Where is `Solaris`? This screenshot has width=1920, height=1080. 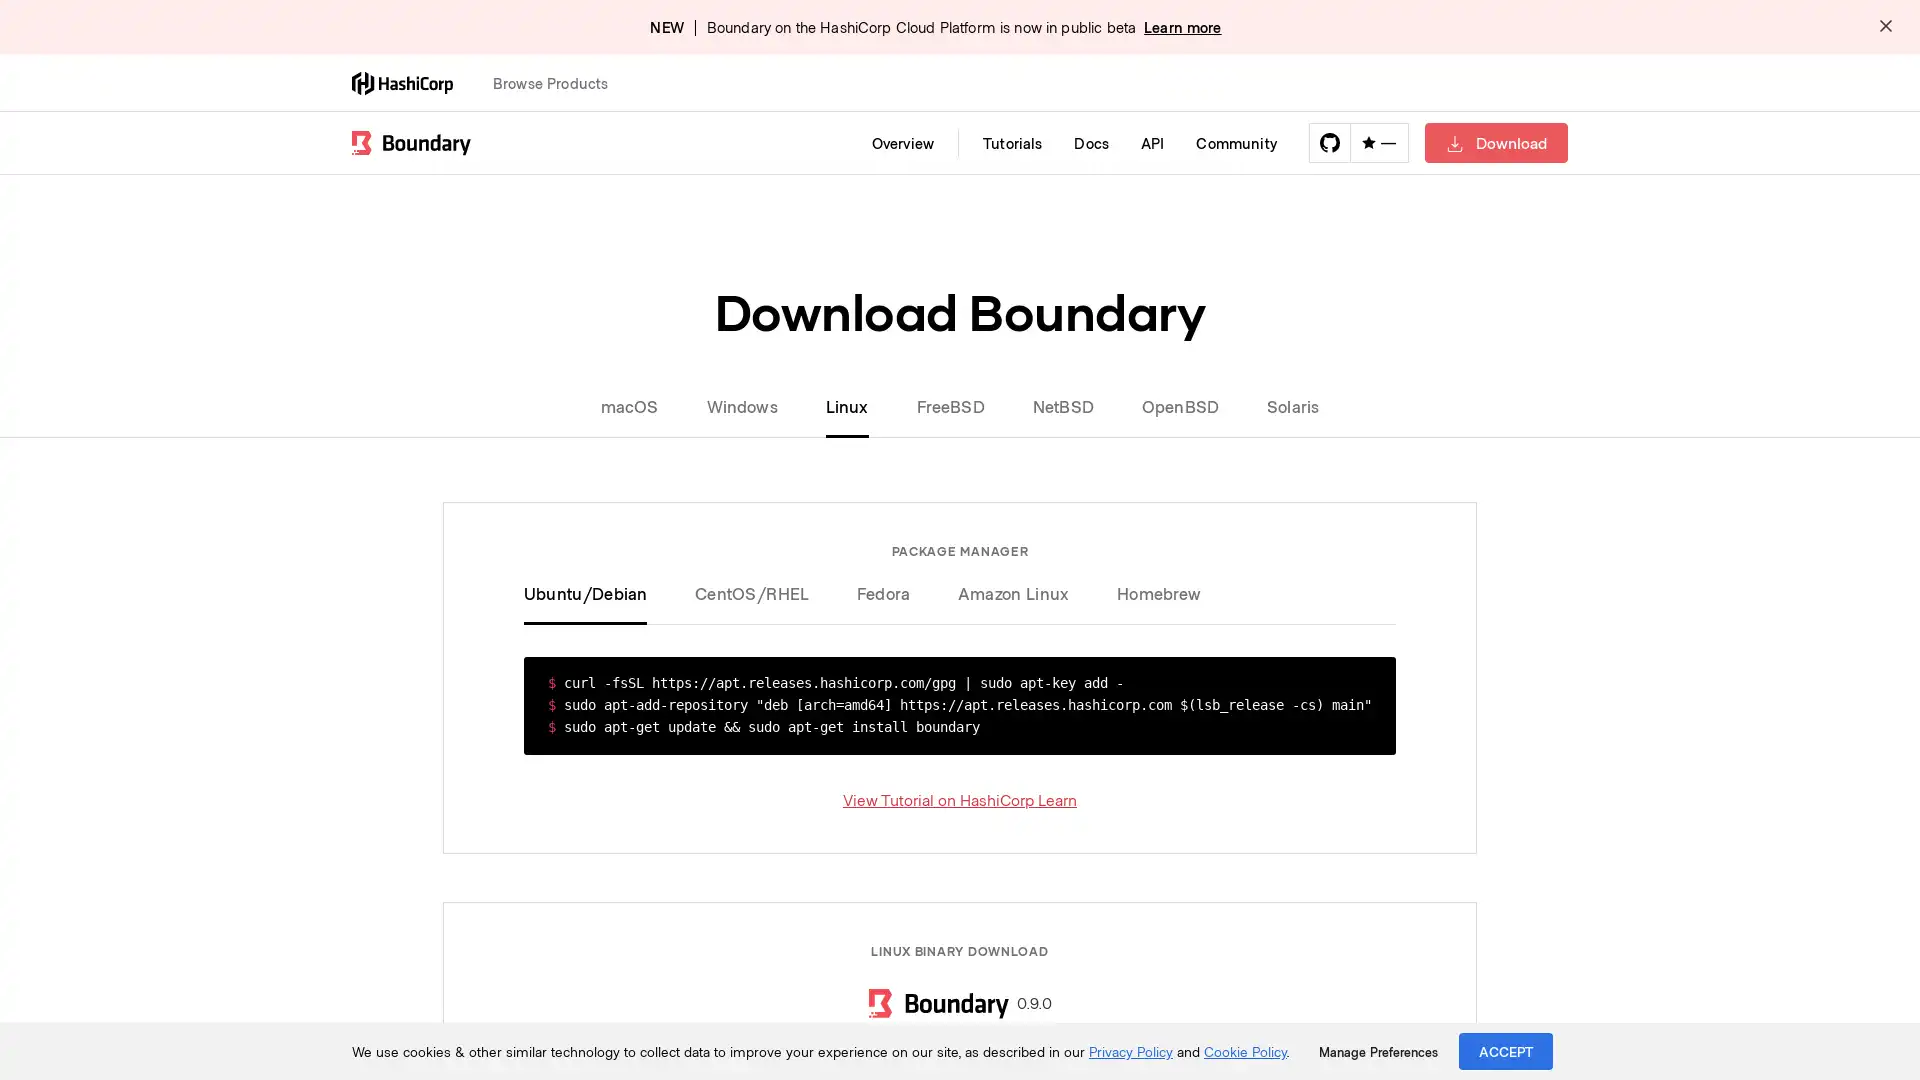 Solaris is located at coordinates (1281, 405).